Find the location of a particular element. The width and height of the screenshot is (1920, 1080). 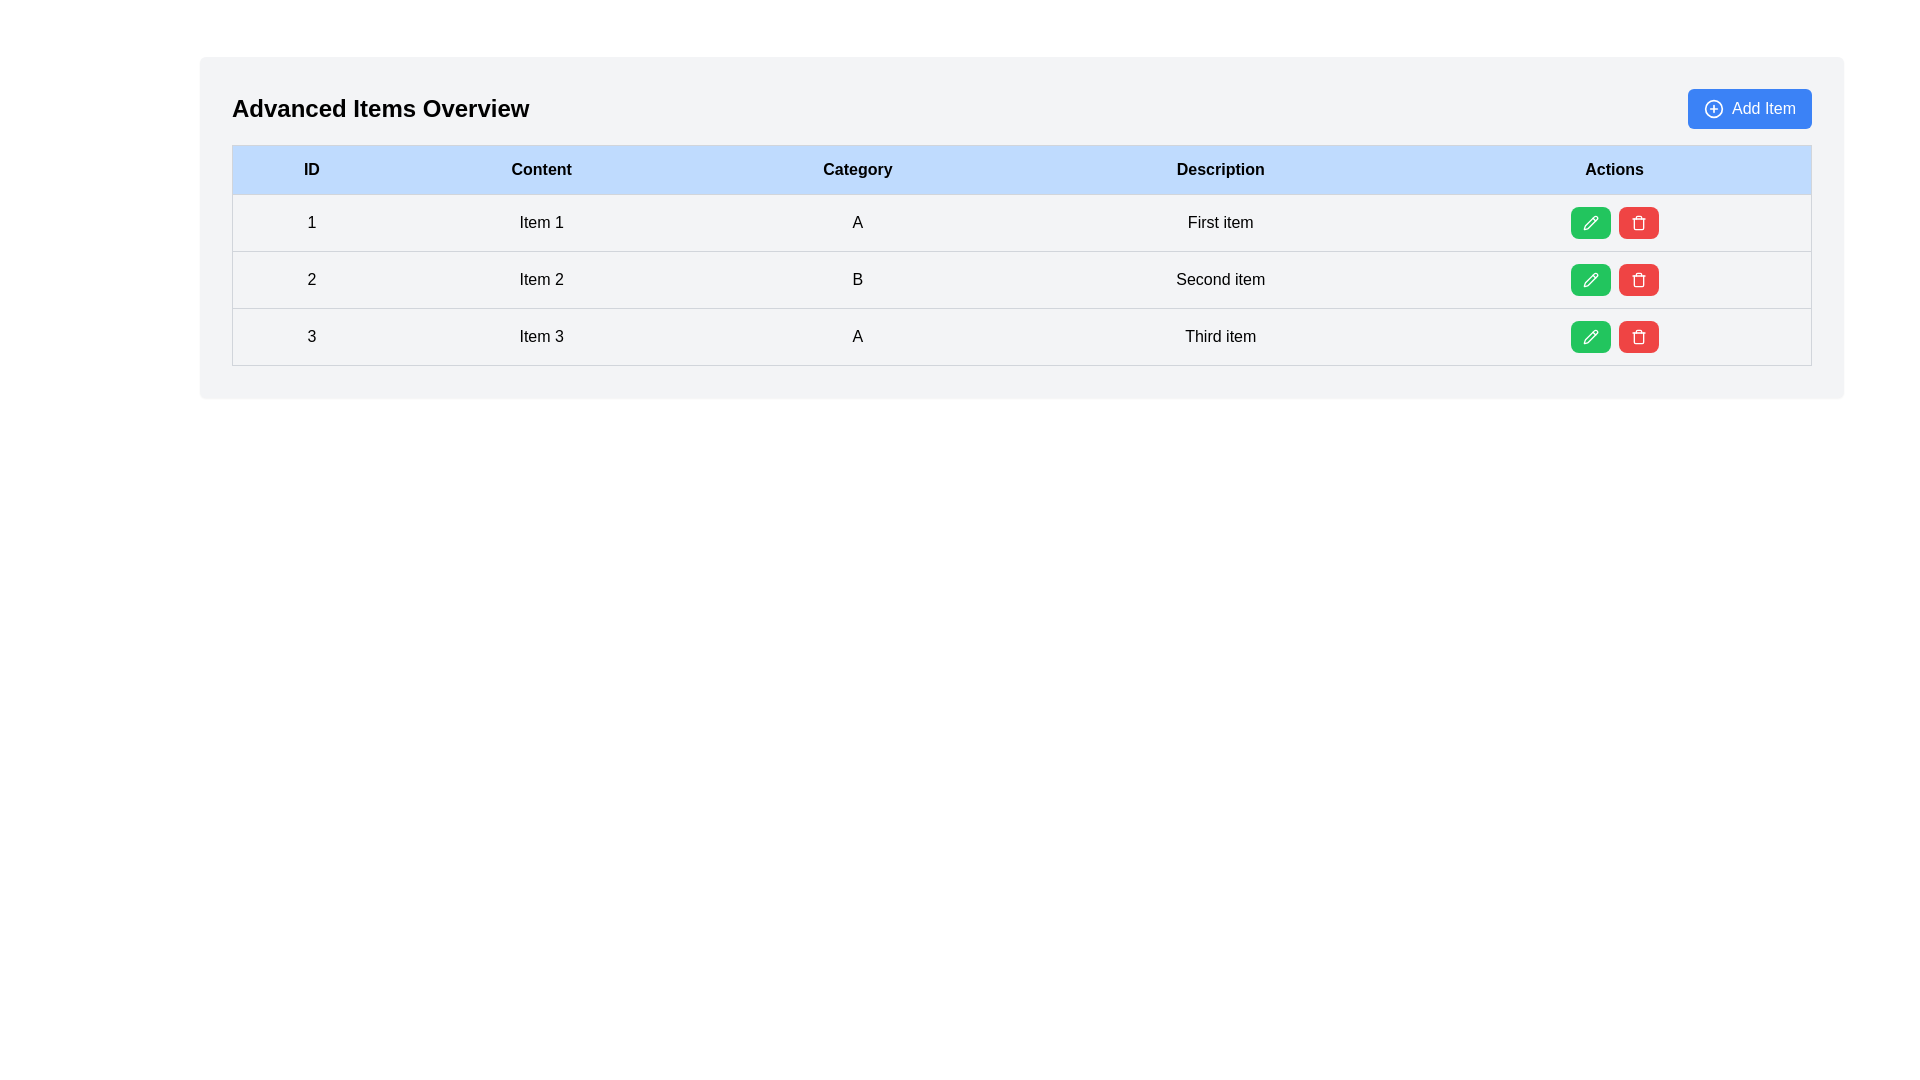

the 'Edit' button located in the 'Actions' column of the first row of the table is located at coordinates (1589, 223).